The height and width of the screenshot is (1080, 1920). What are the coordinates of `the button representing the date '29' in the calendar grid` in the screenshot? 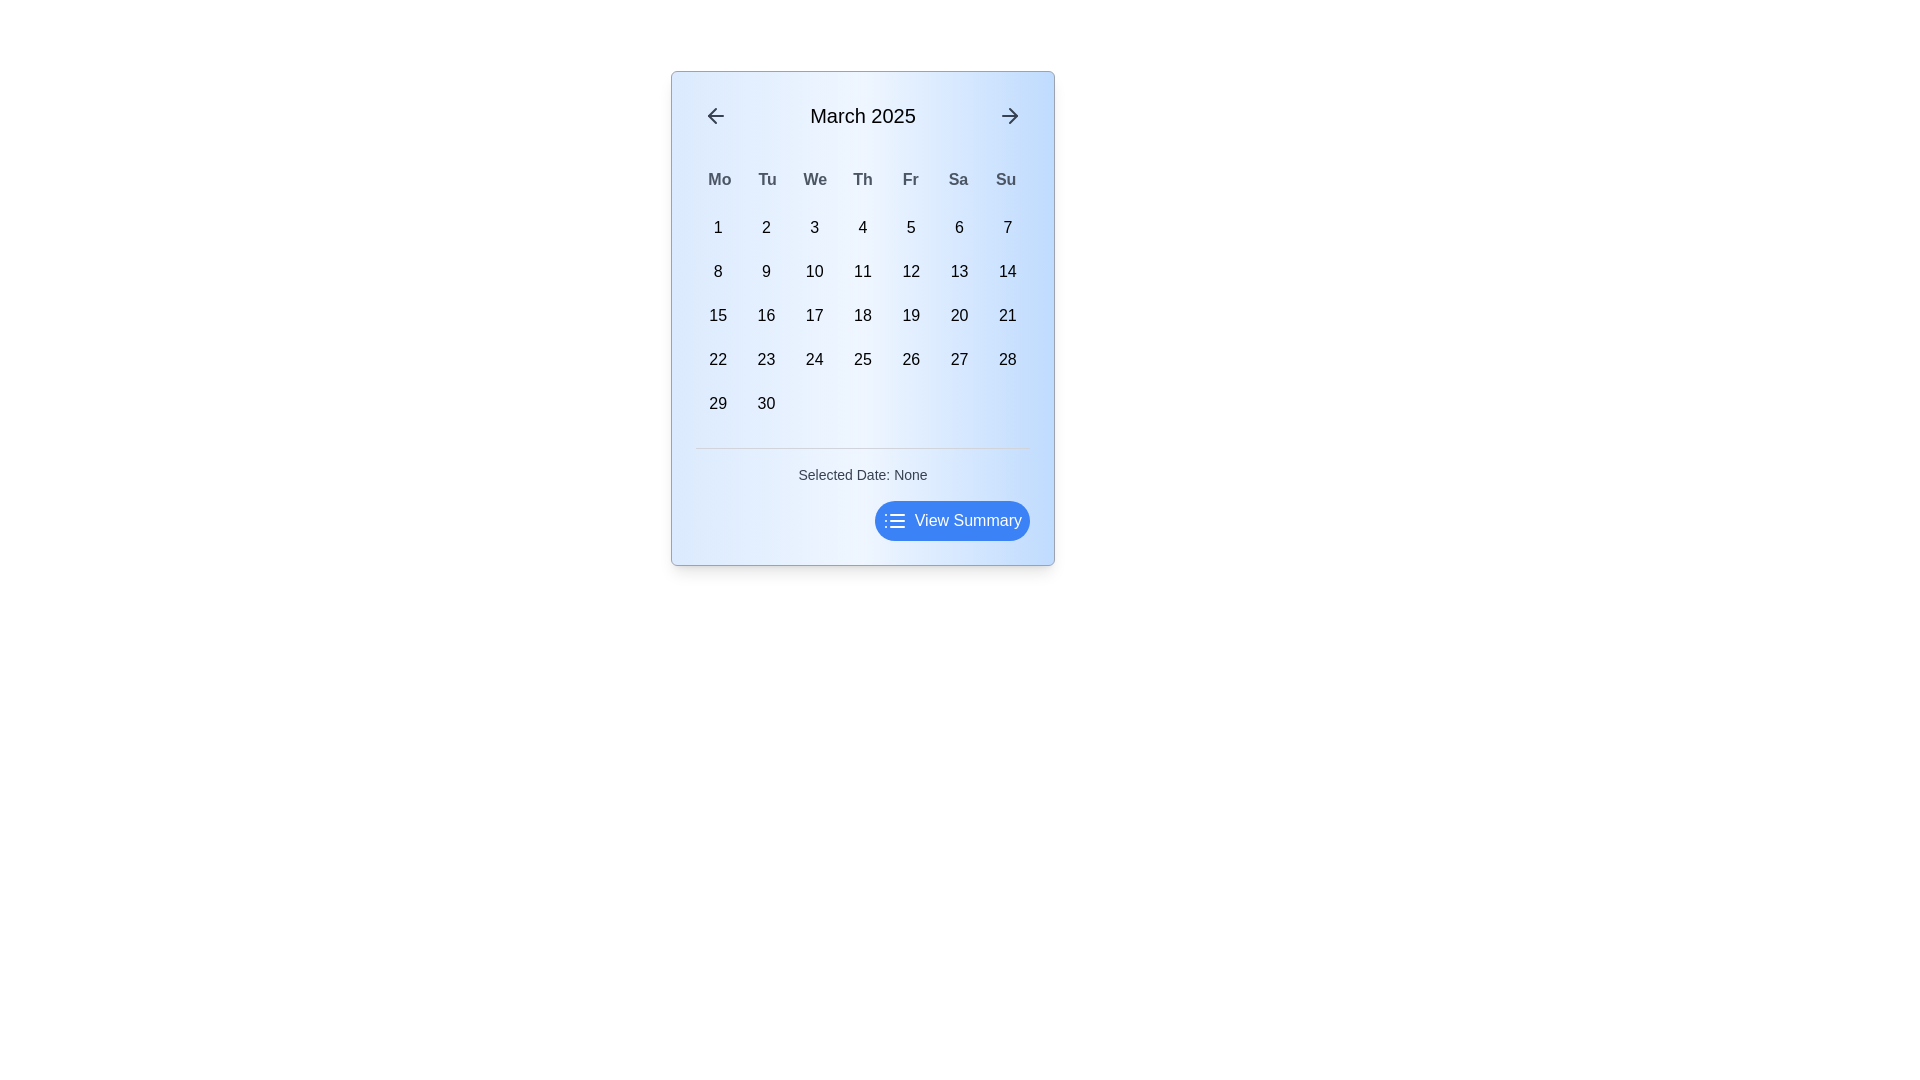 It's located at (718, 404).